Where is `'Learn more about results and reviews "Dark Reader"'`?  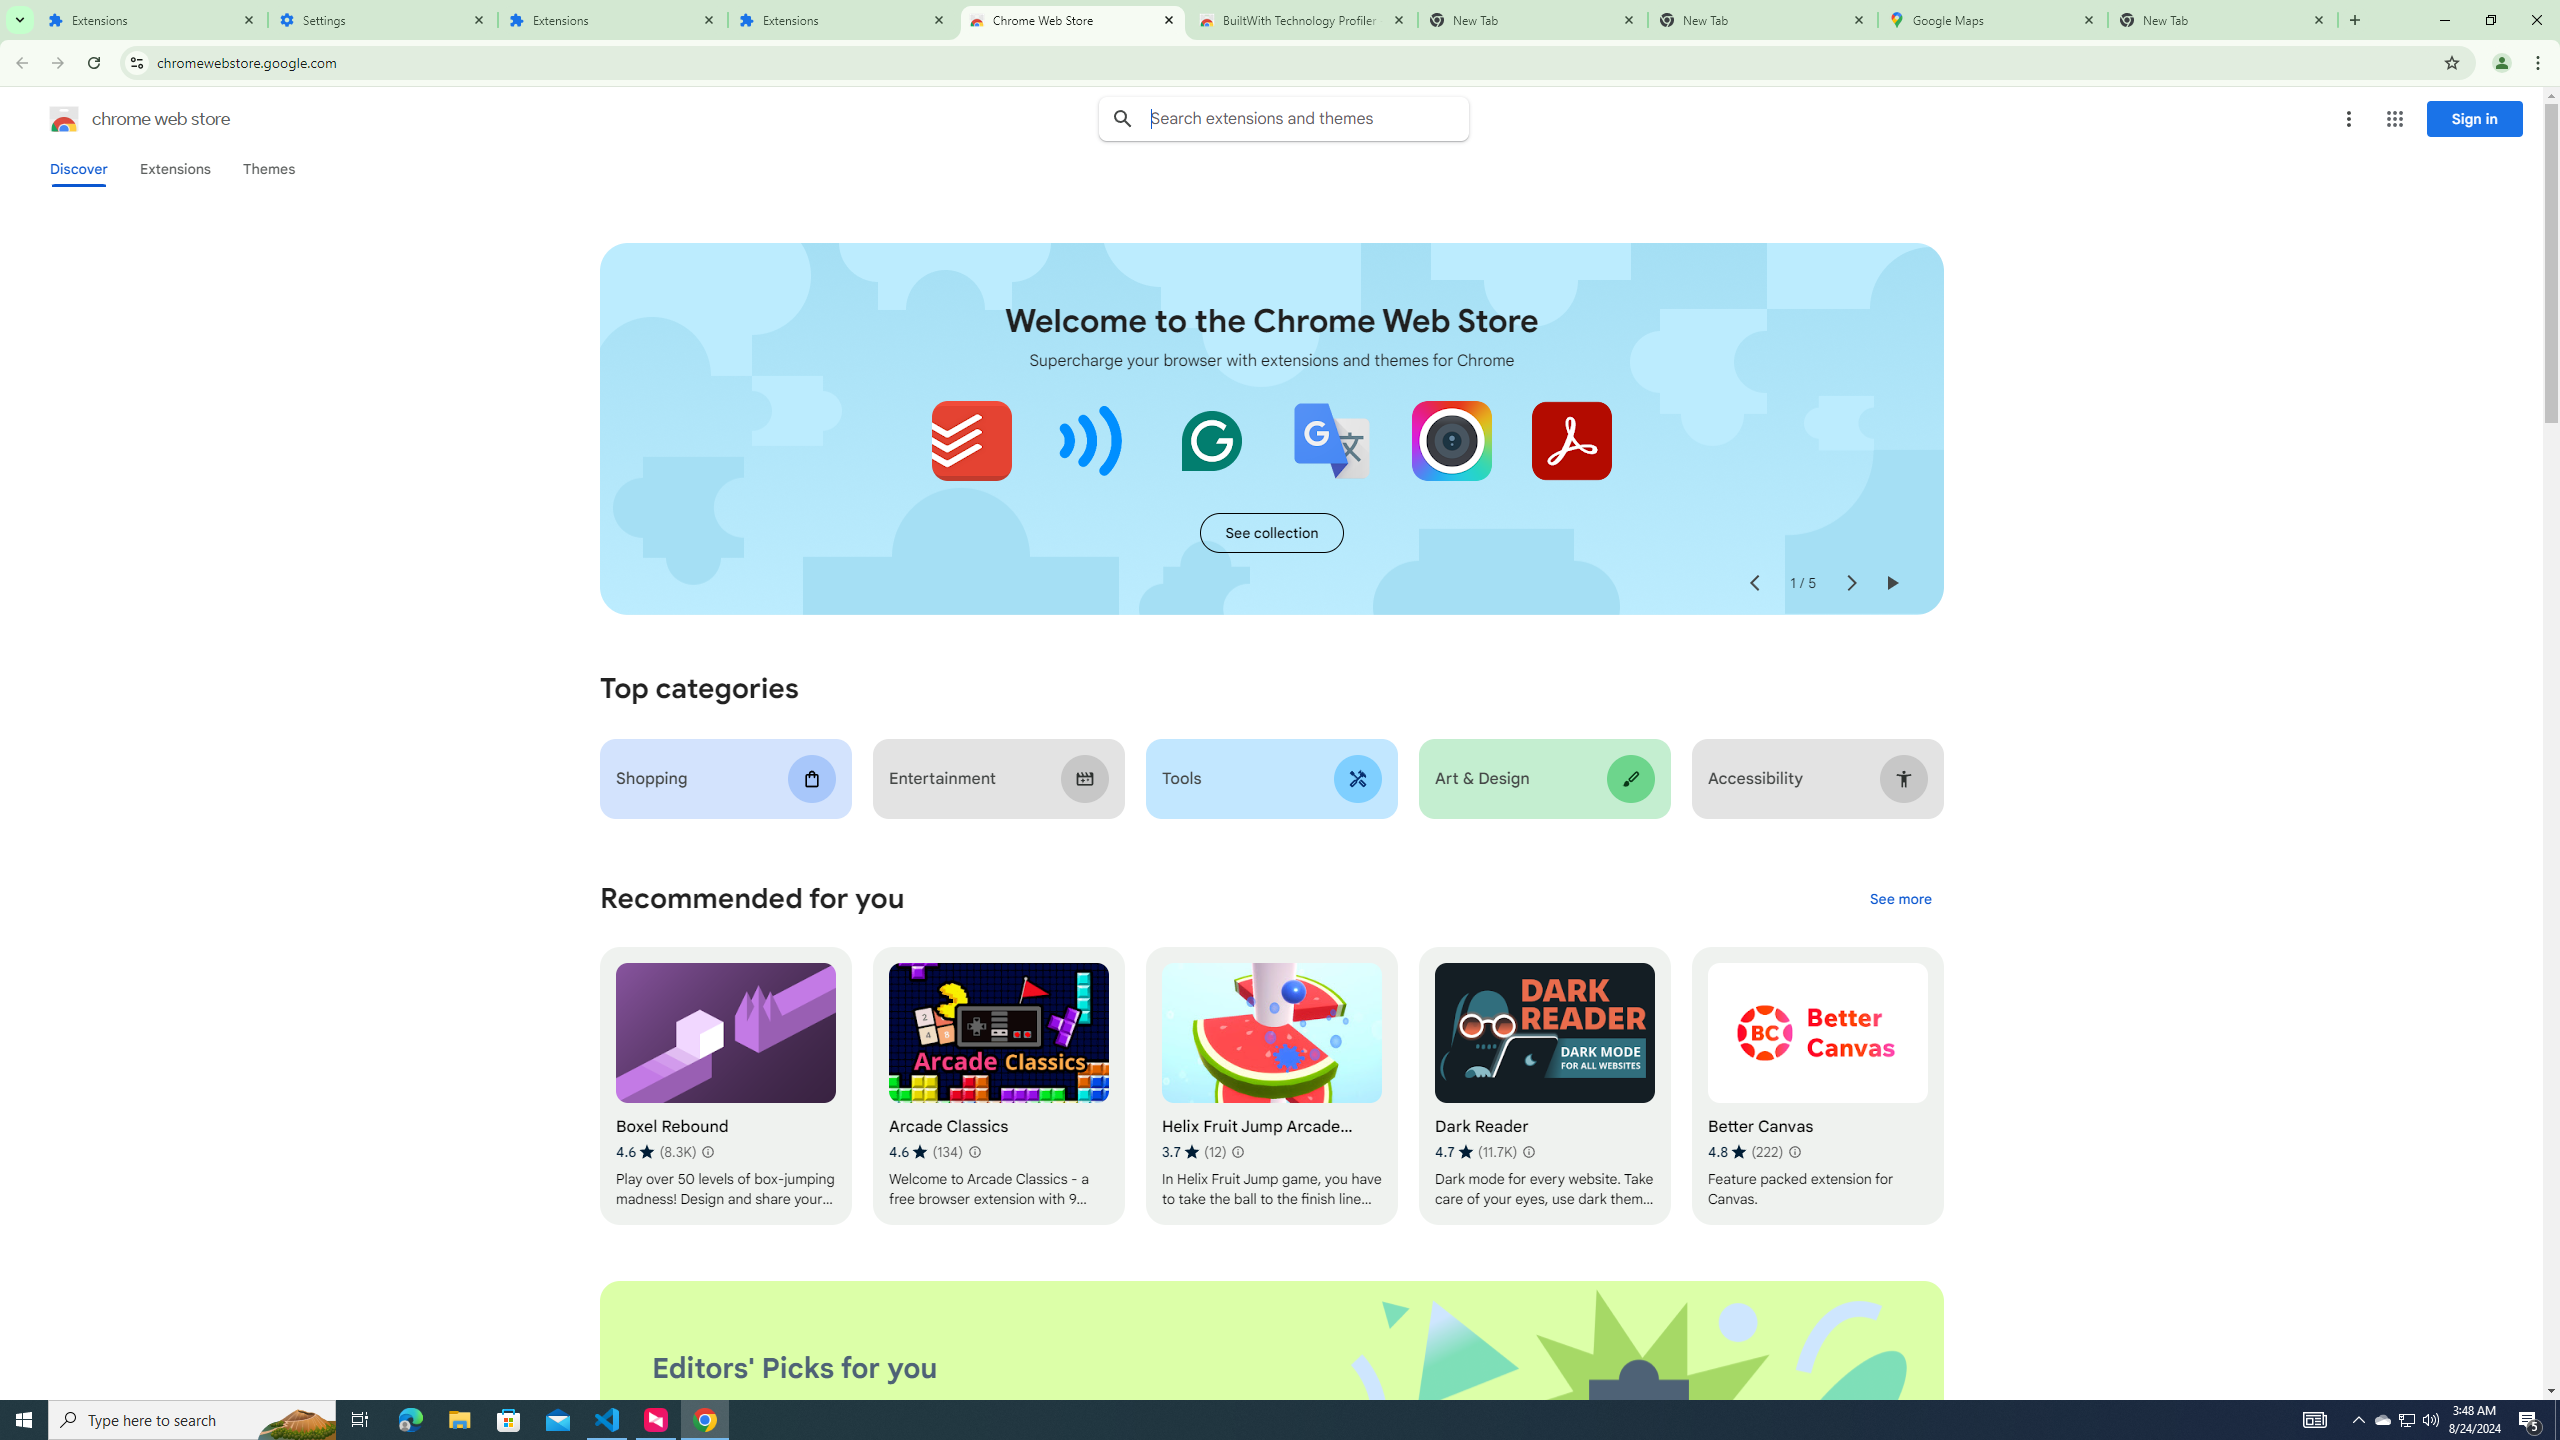
'Learn more about results and reviews "Dark Reader"' is located at coordinates (1528, 1152).